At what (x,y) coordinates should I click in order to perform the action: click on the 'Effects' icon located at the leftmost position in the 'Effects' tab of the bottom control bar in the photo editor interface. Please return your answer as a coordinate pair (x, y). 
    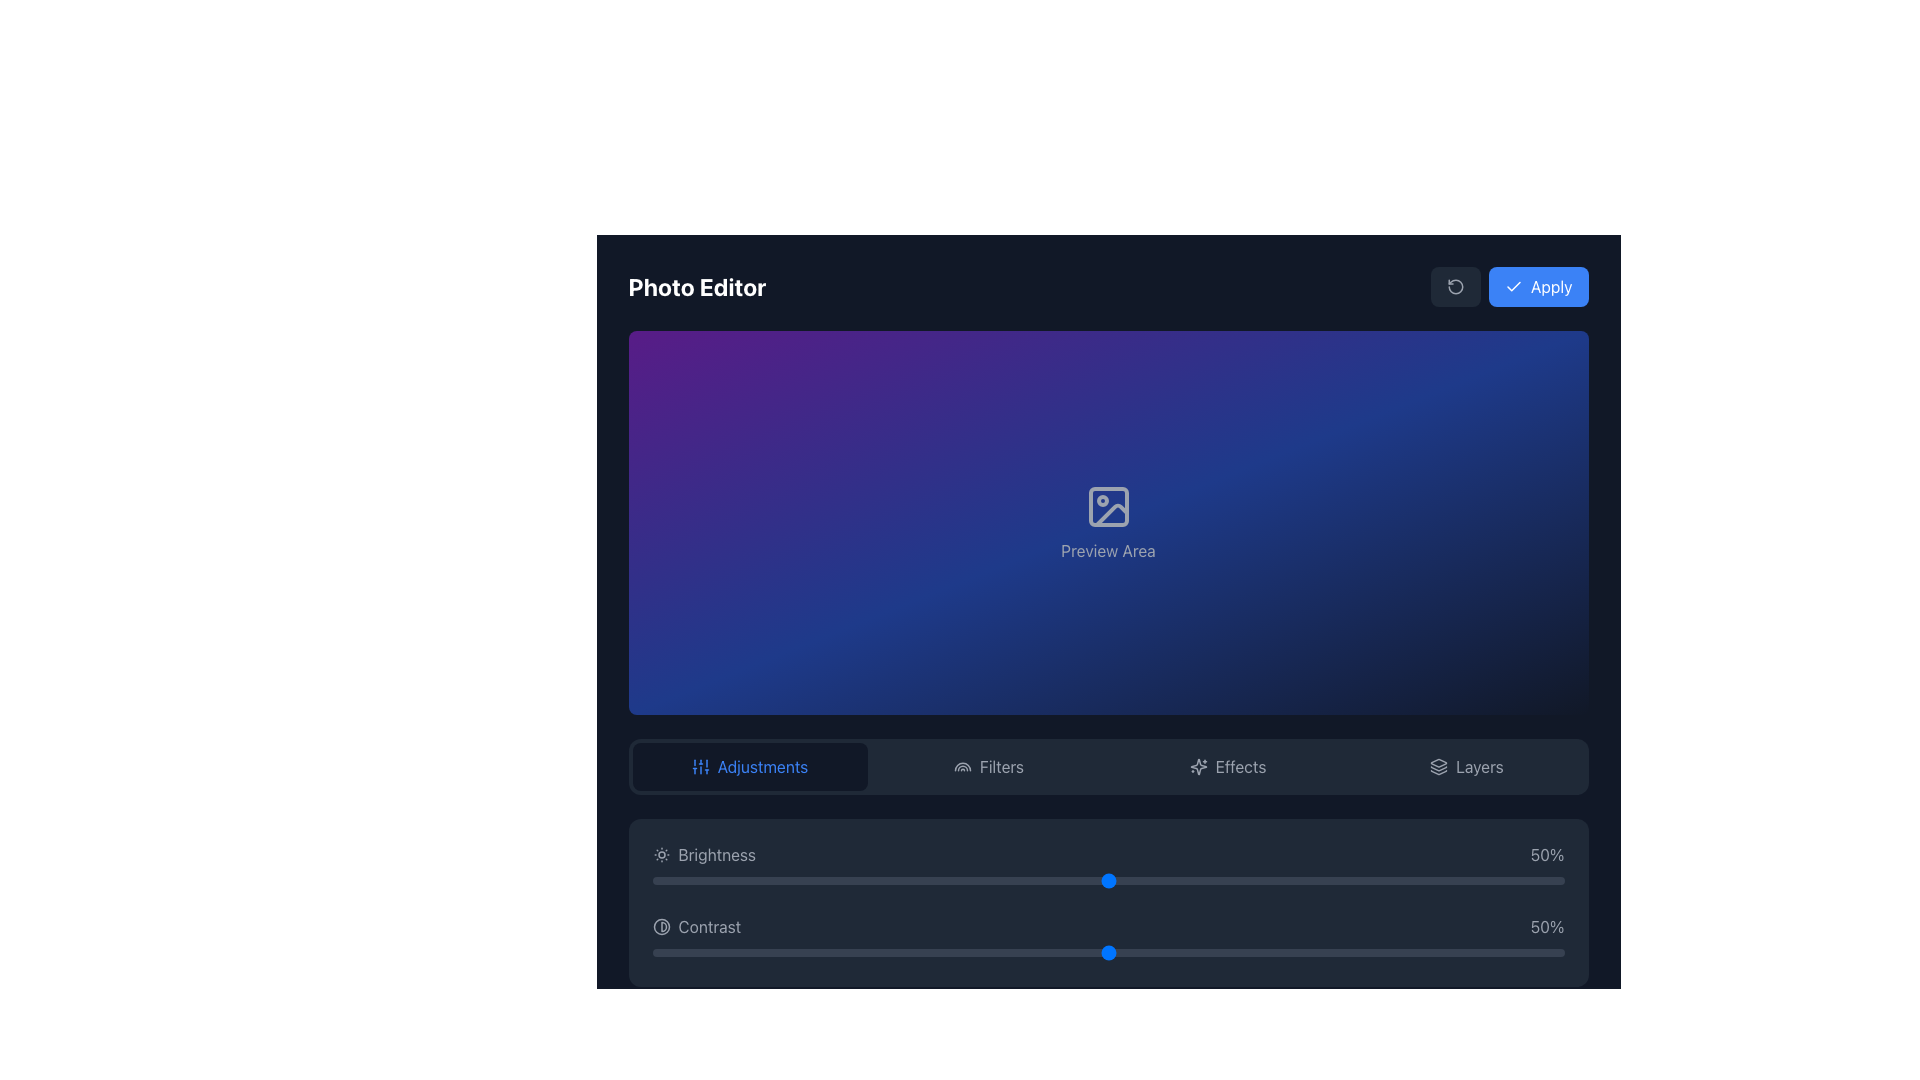
    Looking at the image, I should click on (1198, 766).